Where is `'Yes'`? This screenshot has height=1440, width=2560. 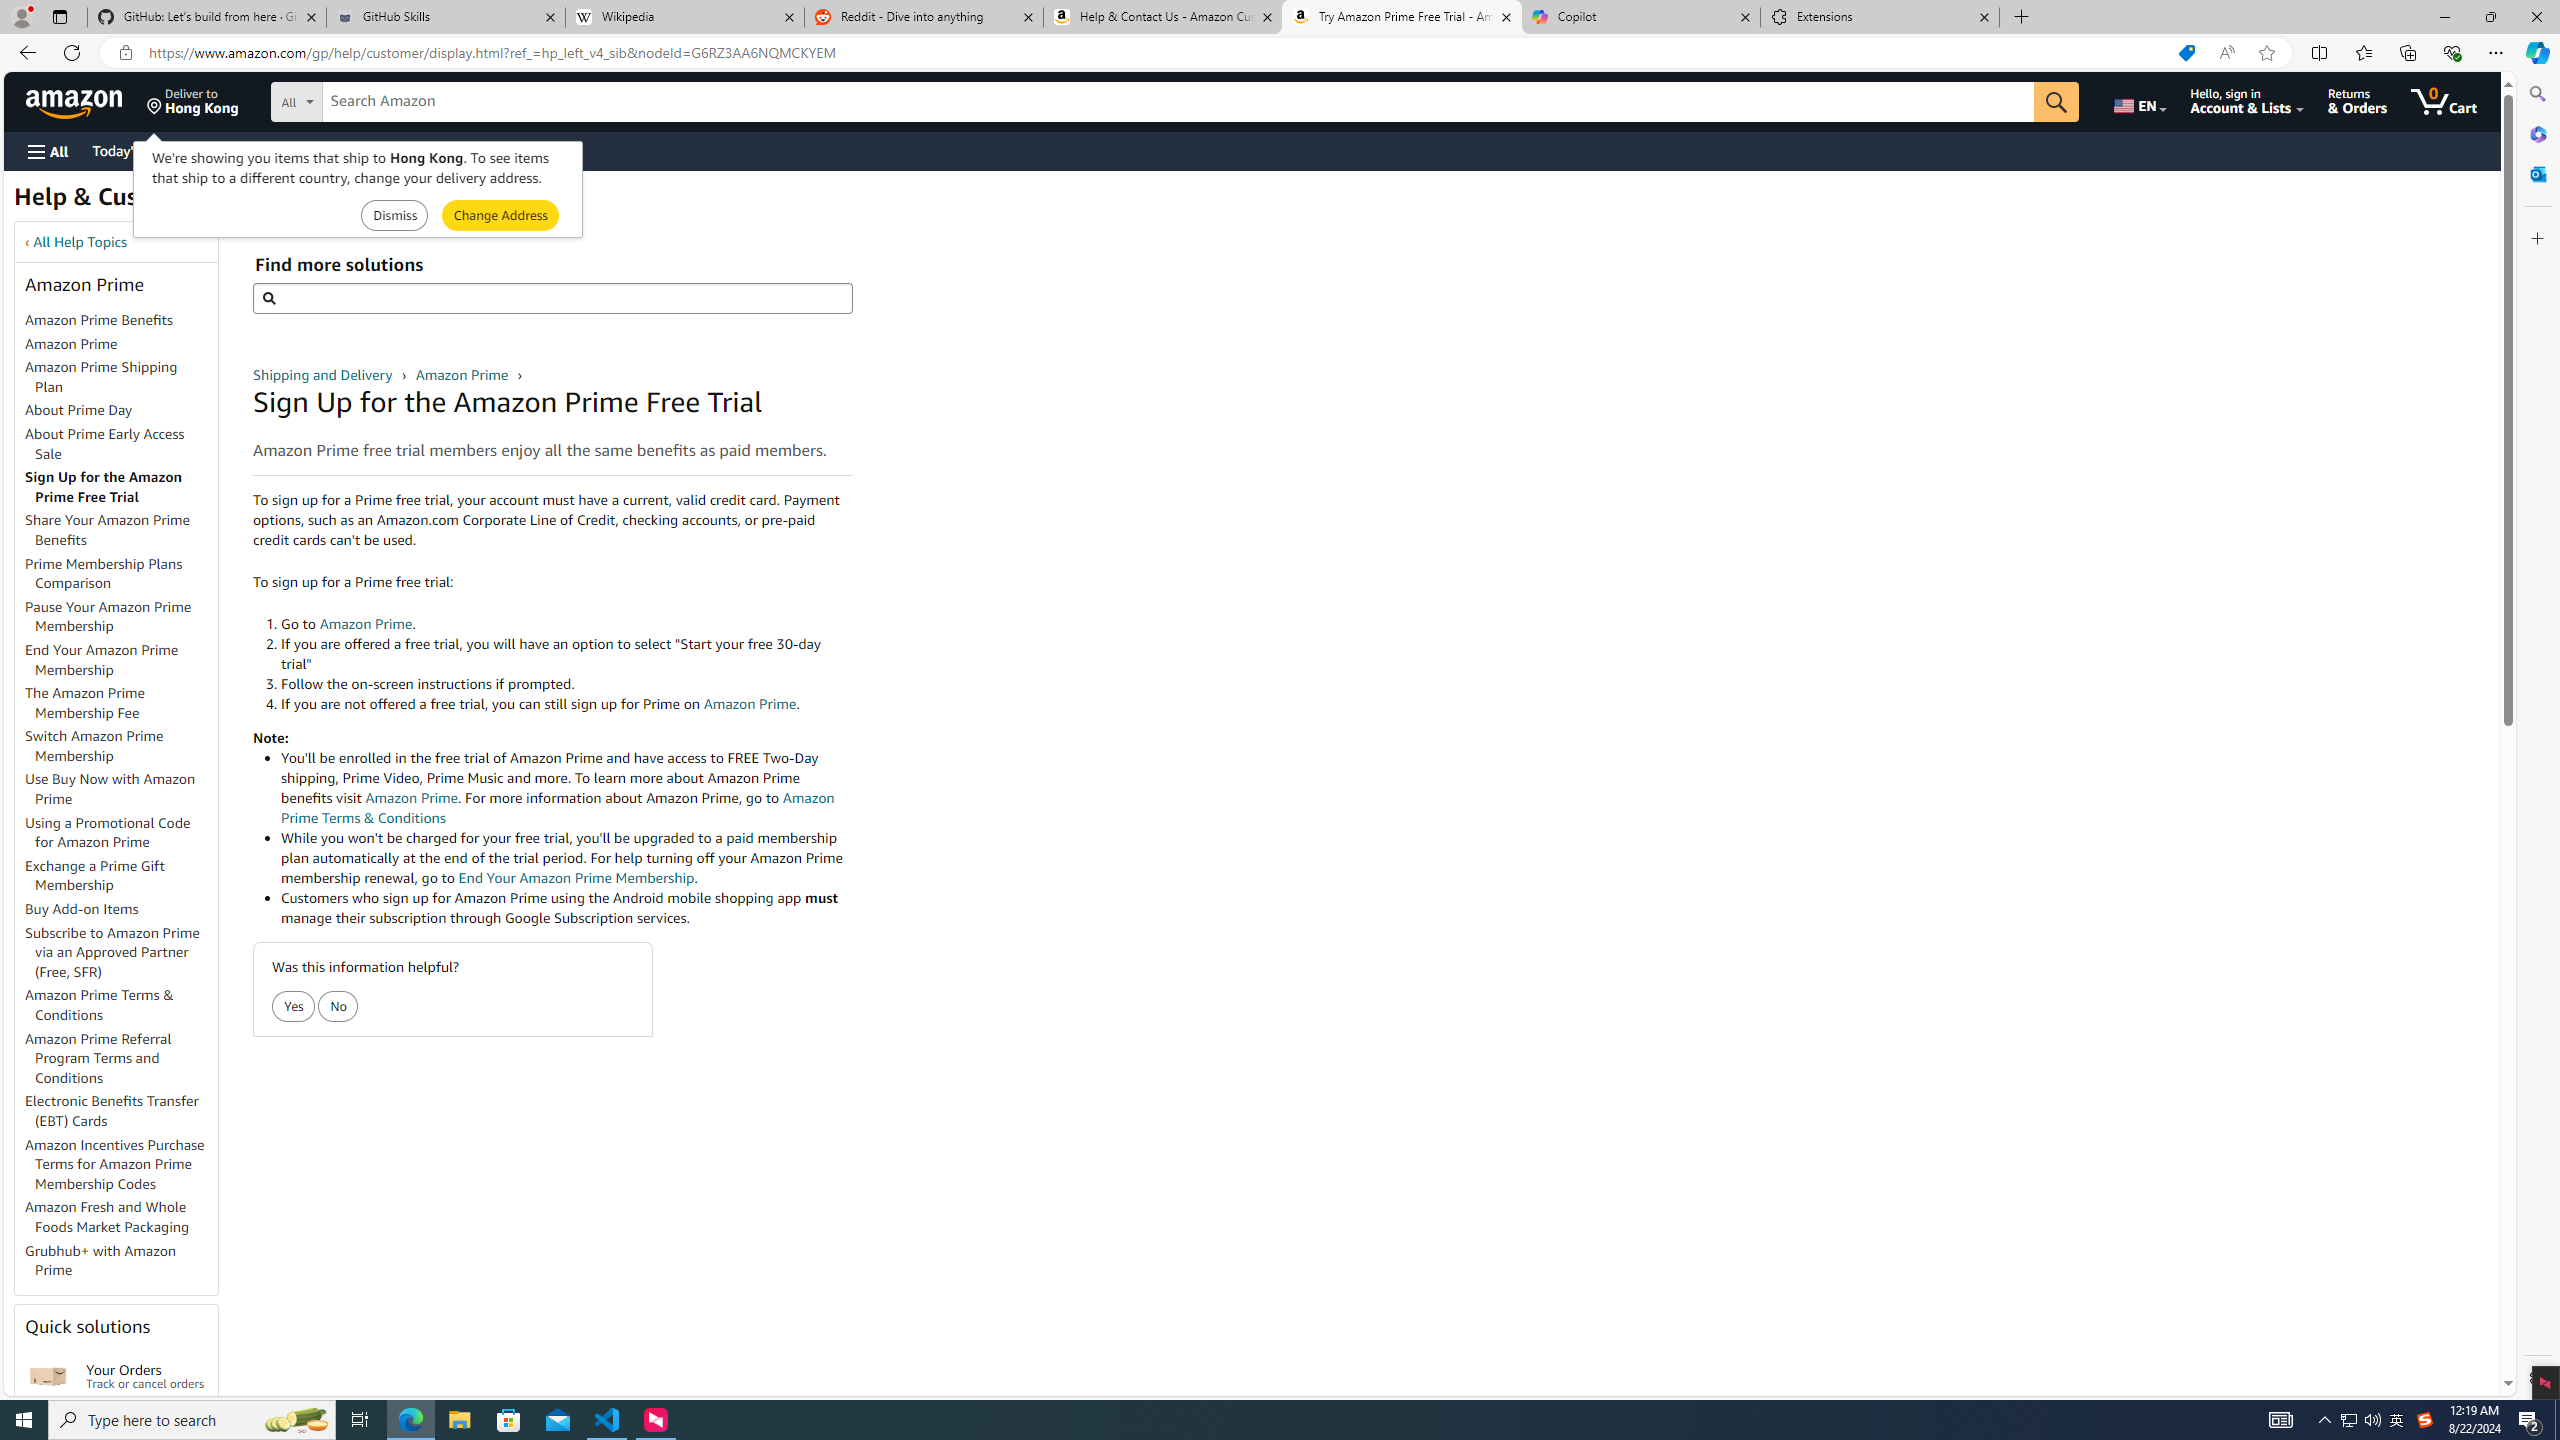
'Yes' is located at coordinates (293, 1007).